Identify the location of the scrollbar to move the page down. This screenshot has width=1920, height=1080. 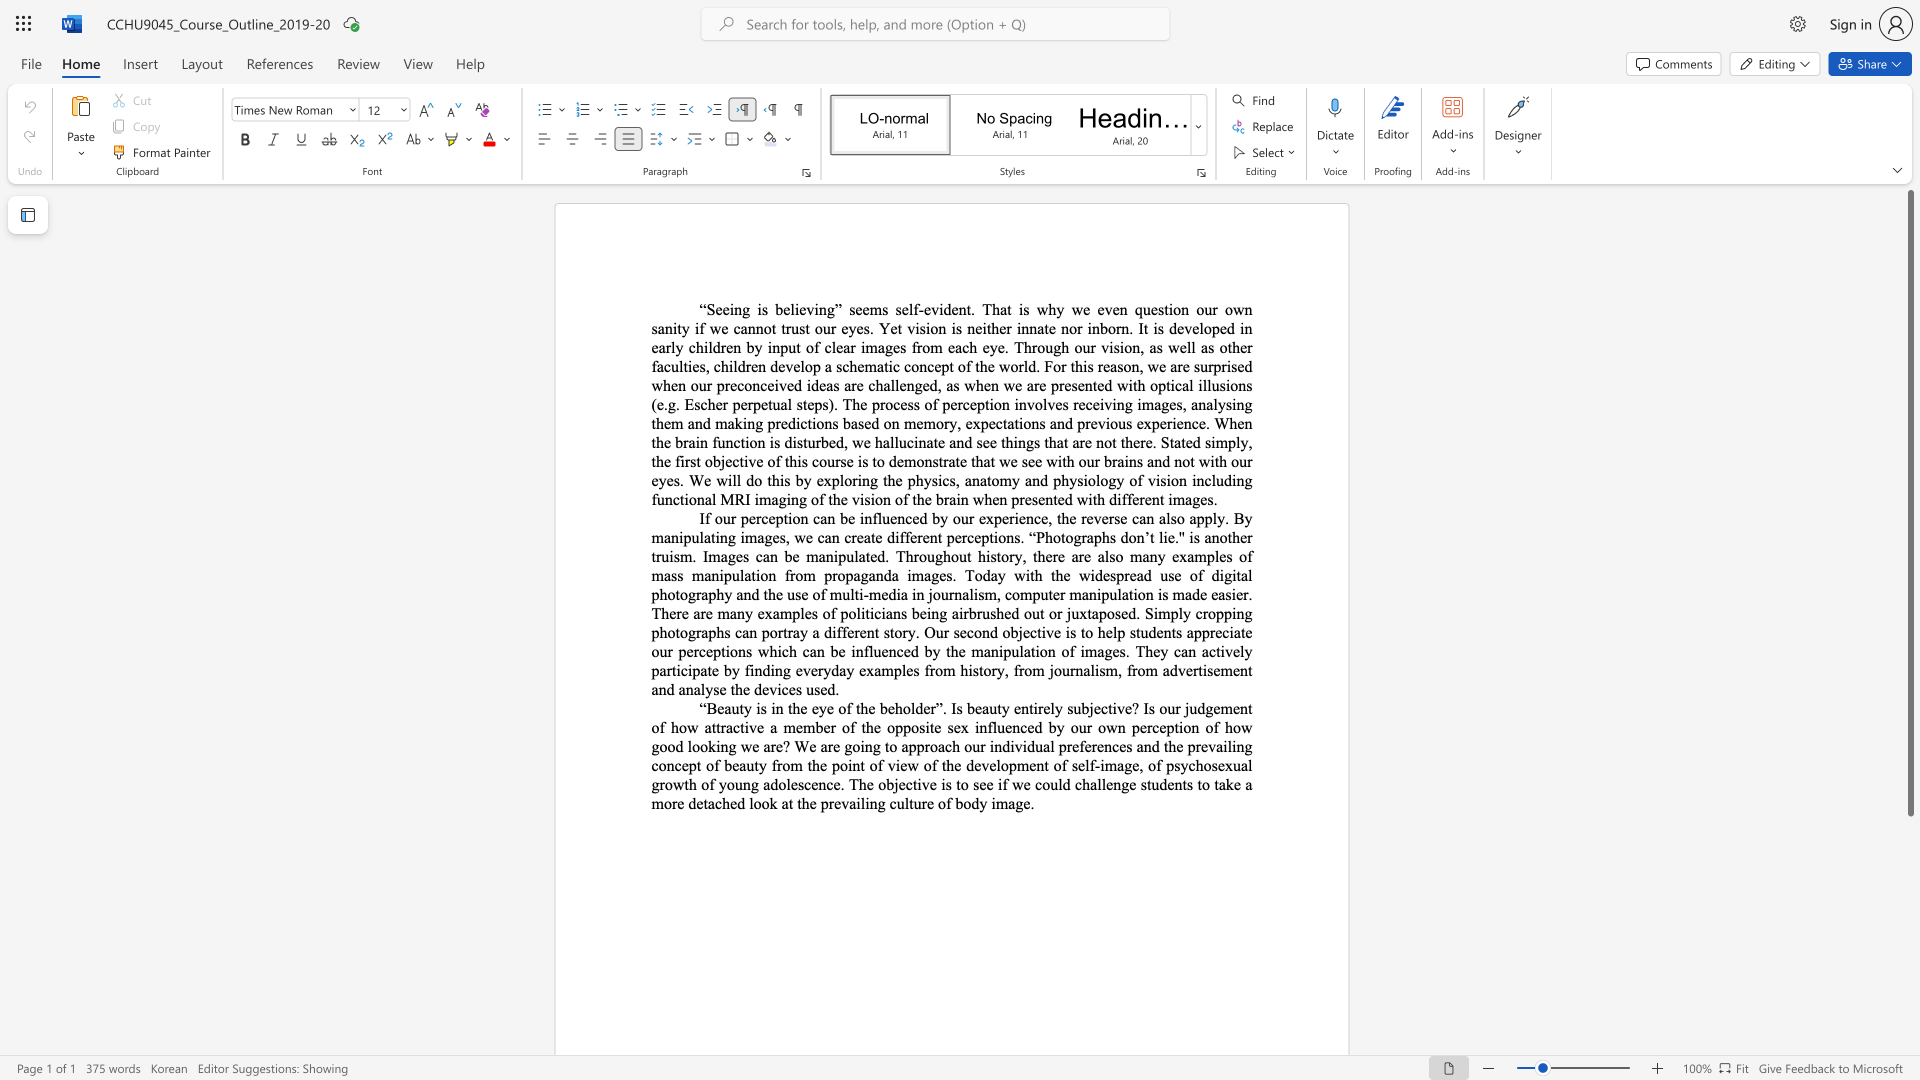
(1909, 959).